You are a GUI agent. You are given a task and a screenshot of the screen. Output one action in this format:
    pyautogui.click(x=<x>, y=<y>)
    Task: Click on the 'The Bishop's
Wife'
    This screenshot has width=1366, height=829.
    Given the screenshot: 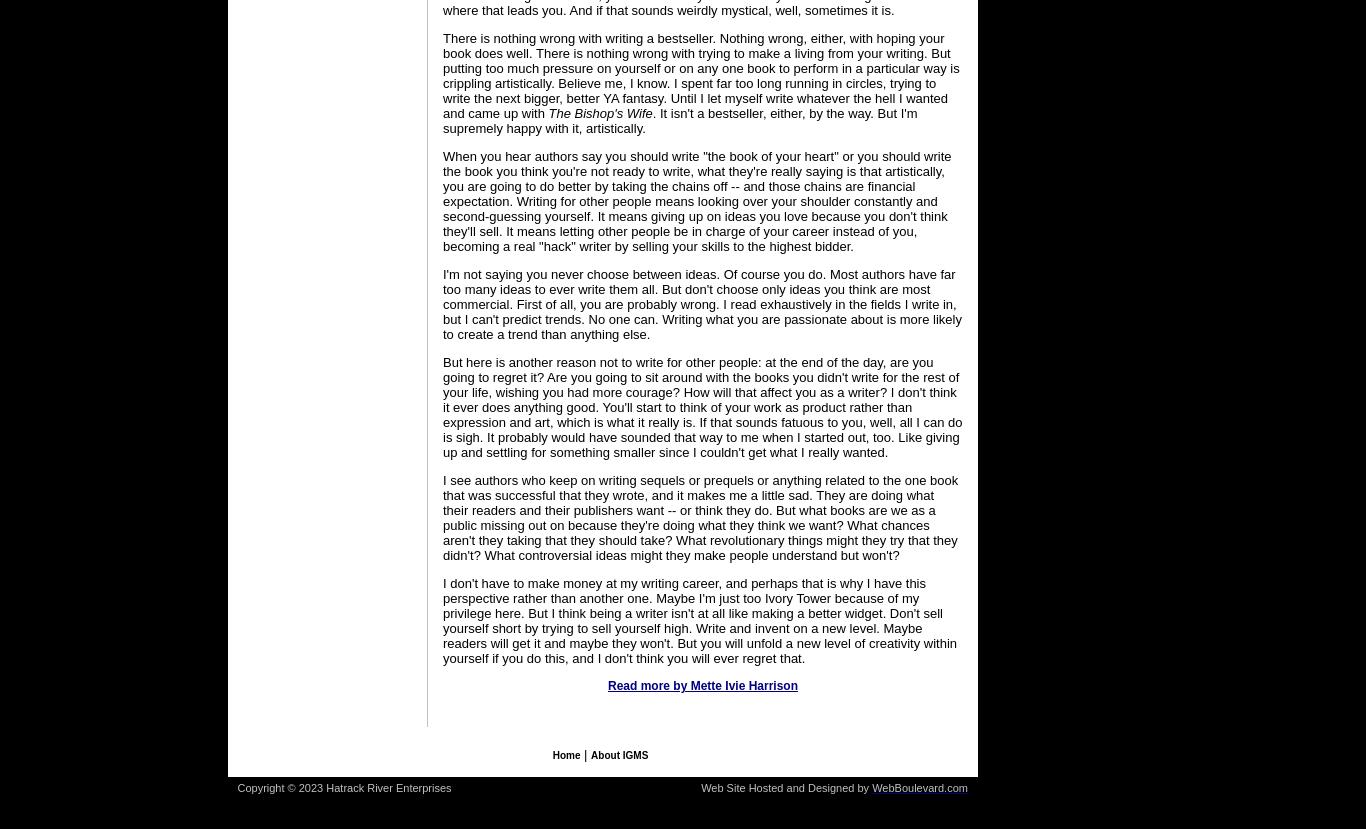 What is the action you would take?
    pyautogui.click(x=598, y=113)
    